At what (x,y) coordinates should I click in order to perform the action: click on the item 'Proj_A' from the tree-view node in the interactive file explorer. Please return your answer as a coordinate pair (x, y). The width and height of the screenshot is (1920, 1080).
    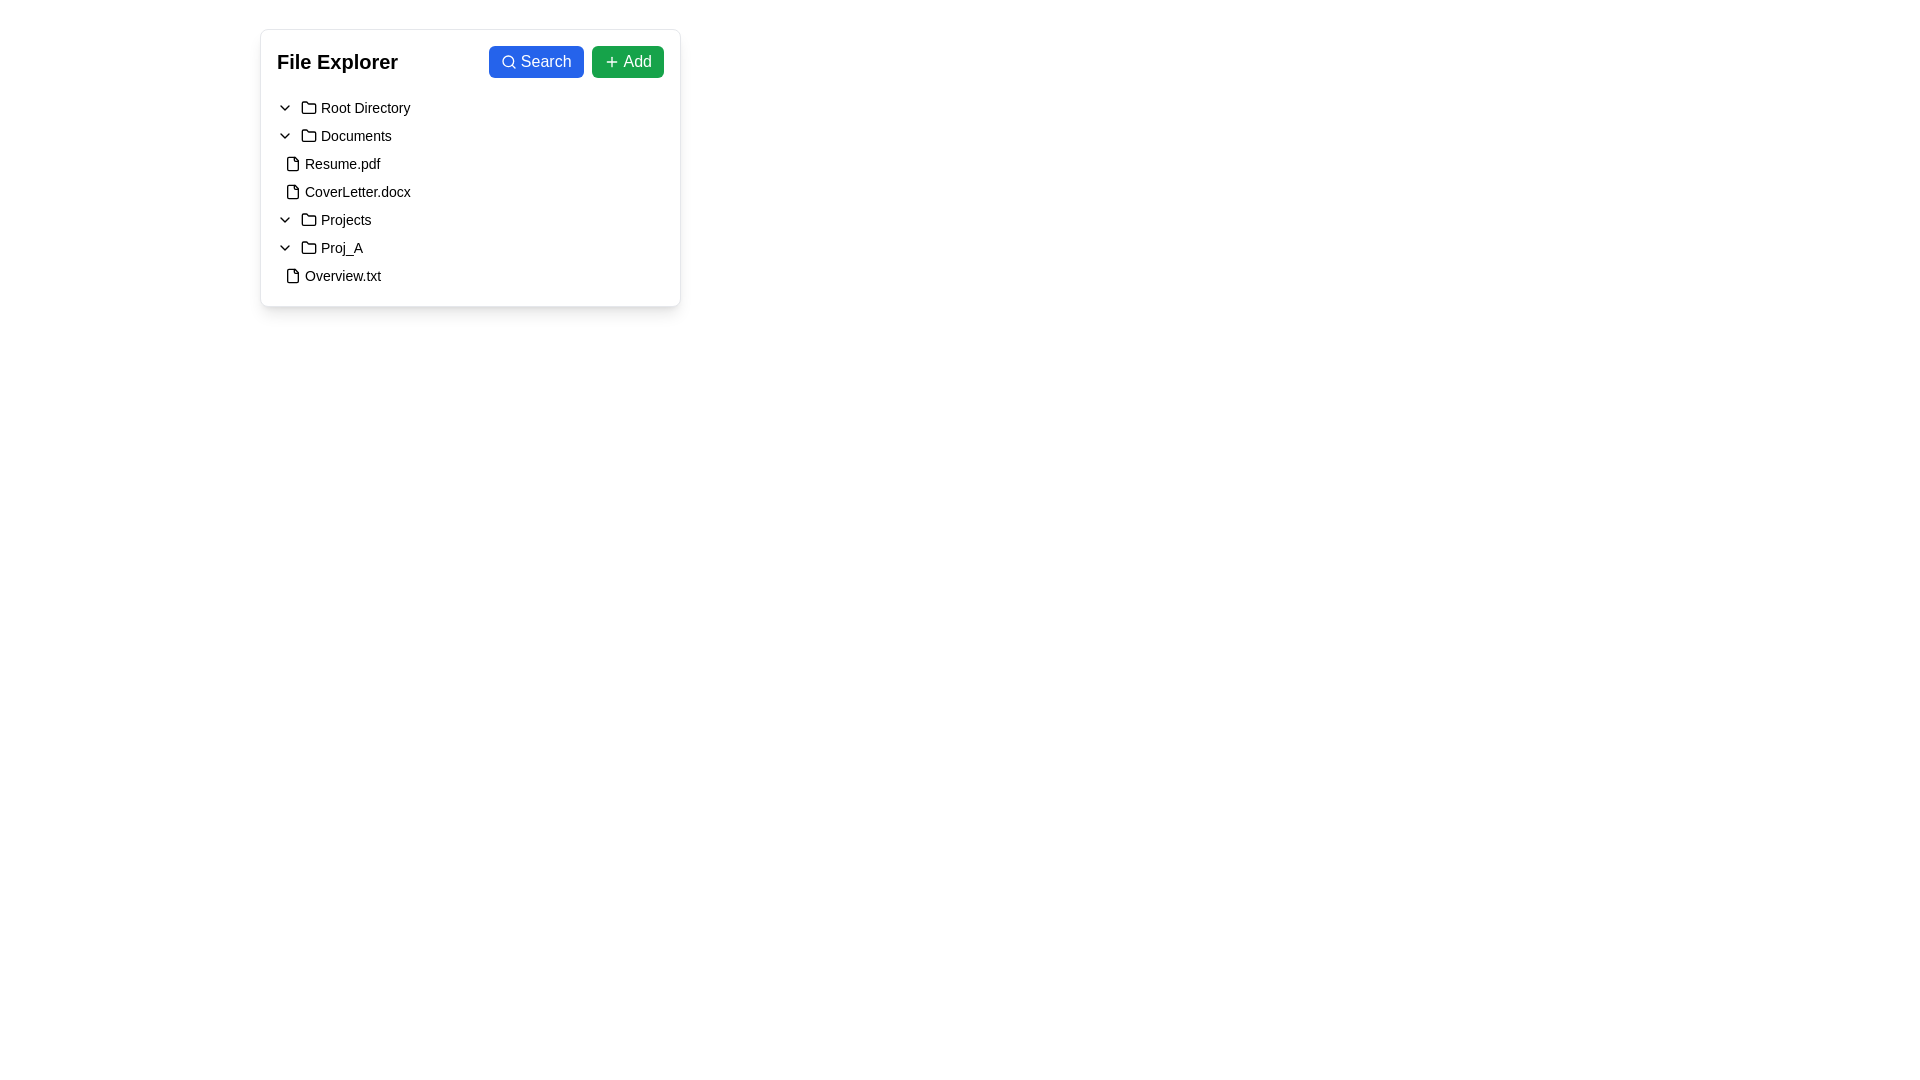
    Looking at the image, I should click on (469, 205).